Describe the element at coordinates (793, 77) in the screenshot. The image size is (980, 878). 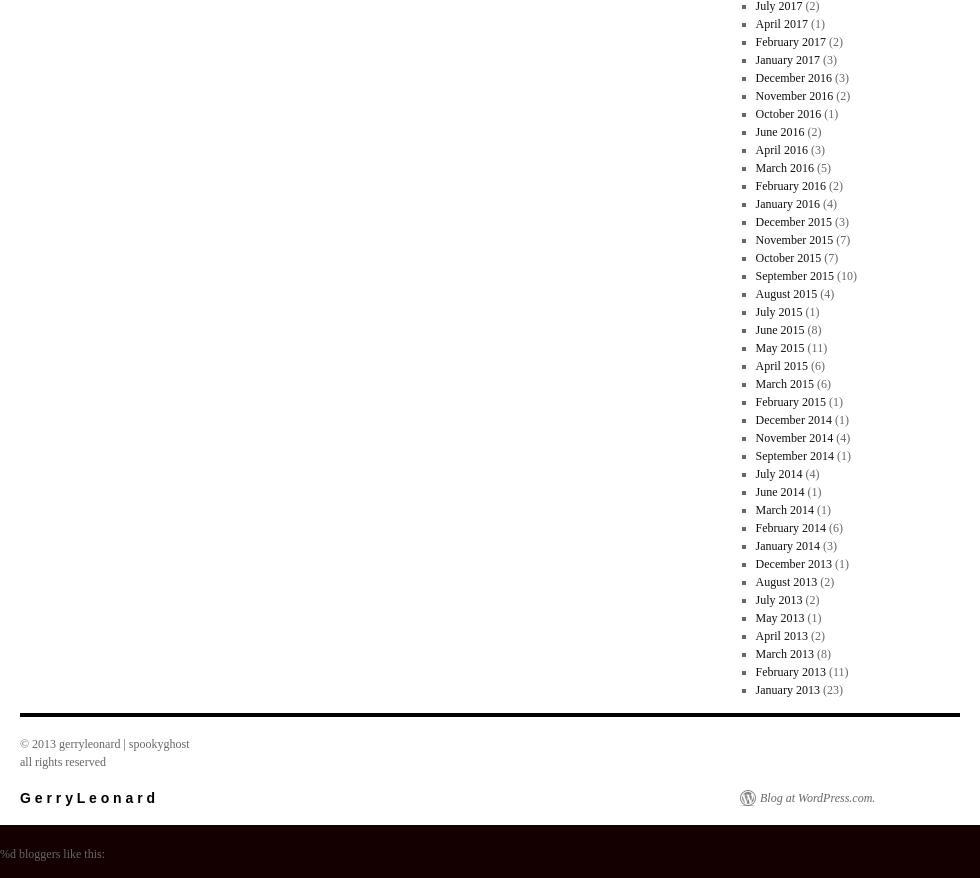
I see `'December 2016'` at that location.